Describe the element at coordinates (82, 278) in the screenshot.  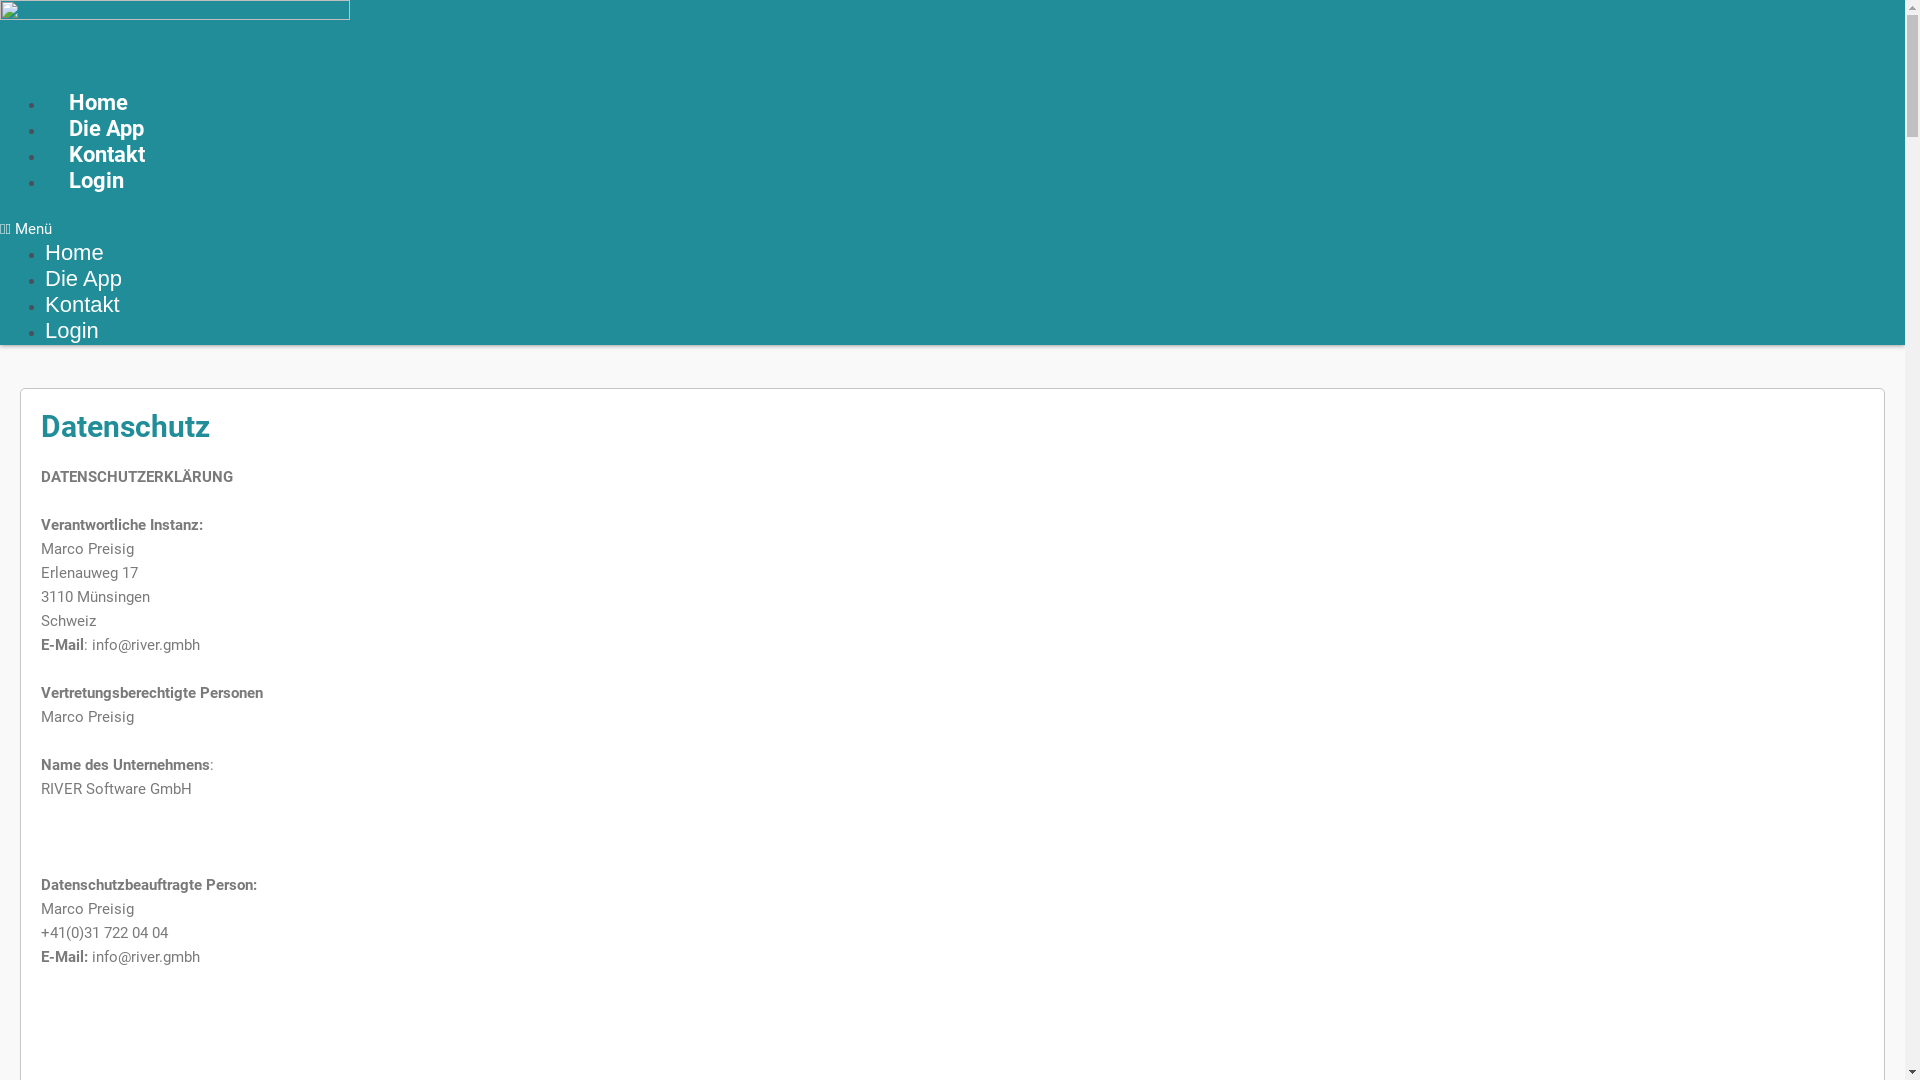
I see `'Die App'` at that location.